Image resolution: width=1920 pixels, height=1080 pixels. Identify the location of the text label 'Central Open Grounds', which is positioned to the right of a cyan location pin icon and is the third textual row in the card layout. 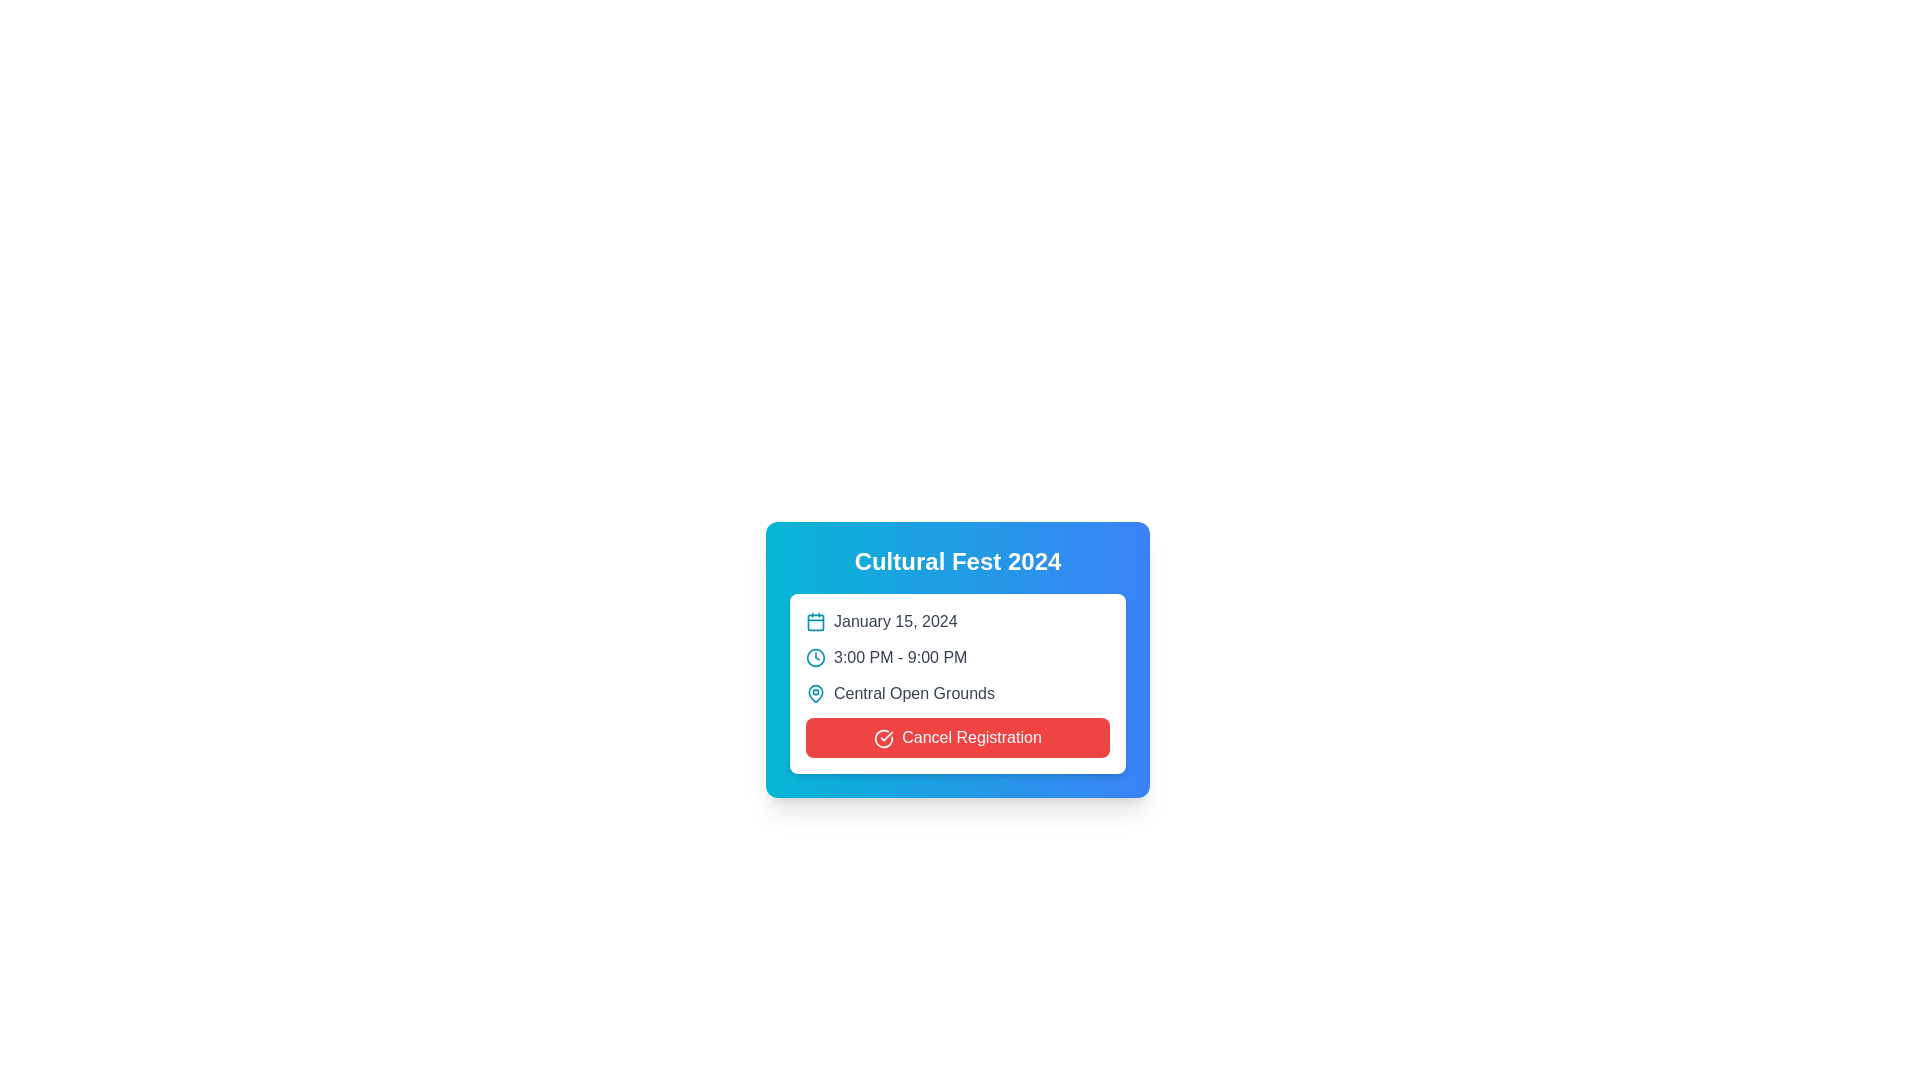
(957, 693).